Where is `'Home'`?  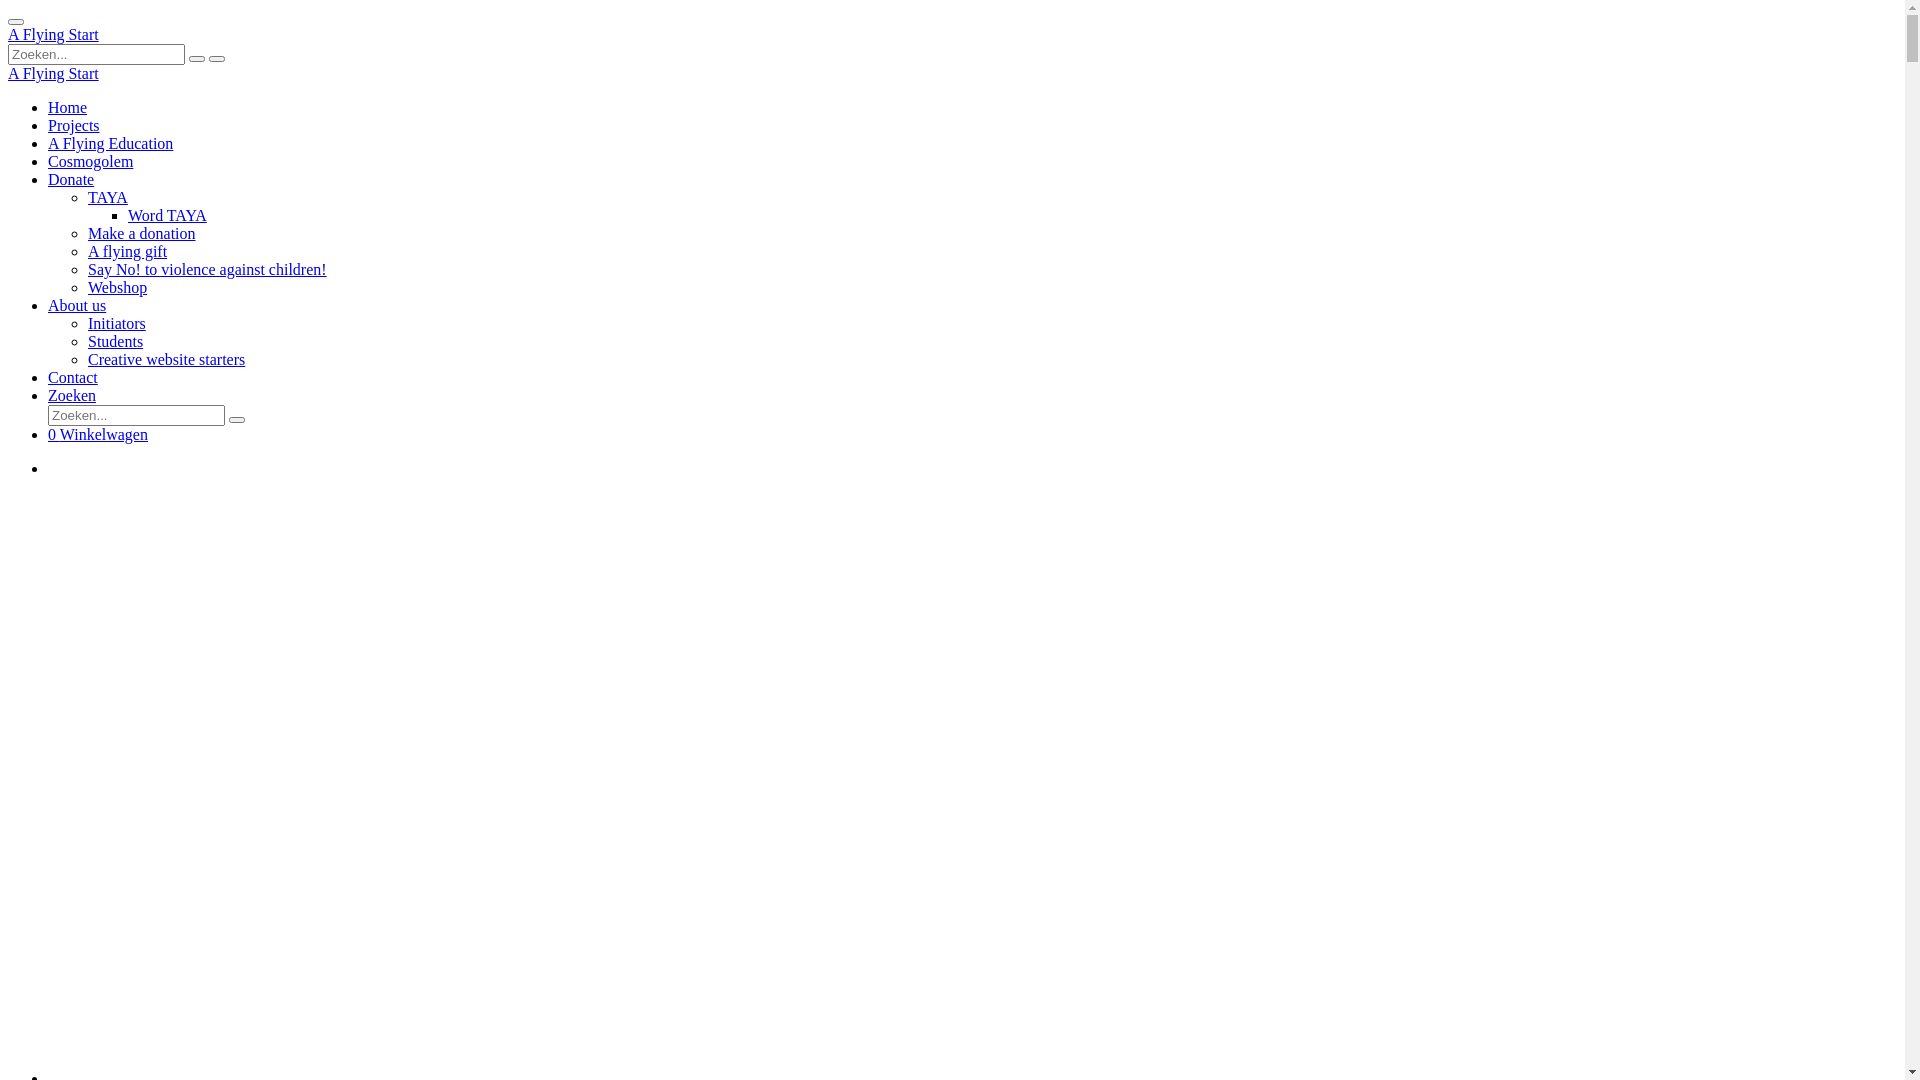 'Home' is located at coordinates (48, 107).